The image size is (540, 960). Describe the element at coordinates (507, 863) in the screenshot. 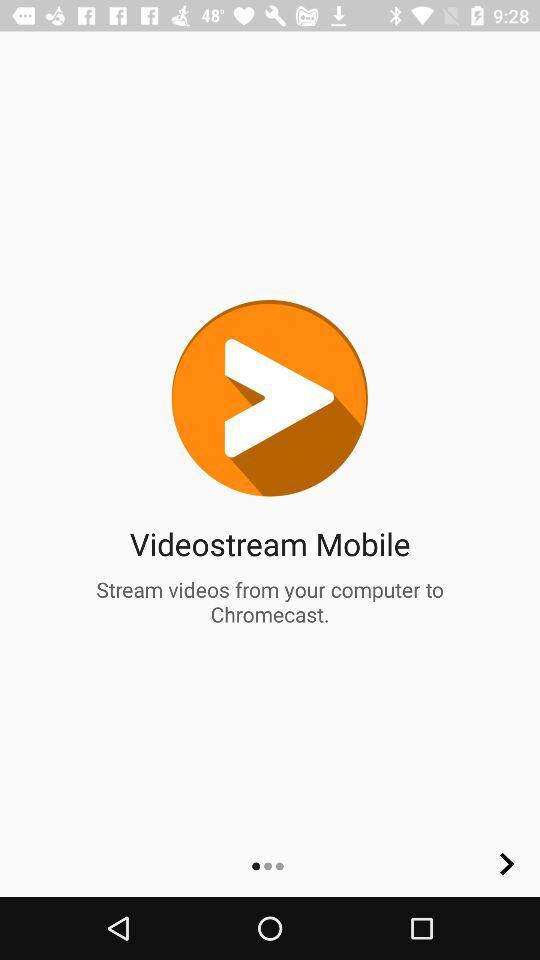

I see `next` at that location.